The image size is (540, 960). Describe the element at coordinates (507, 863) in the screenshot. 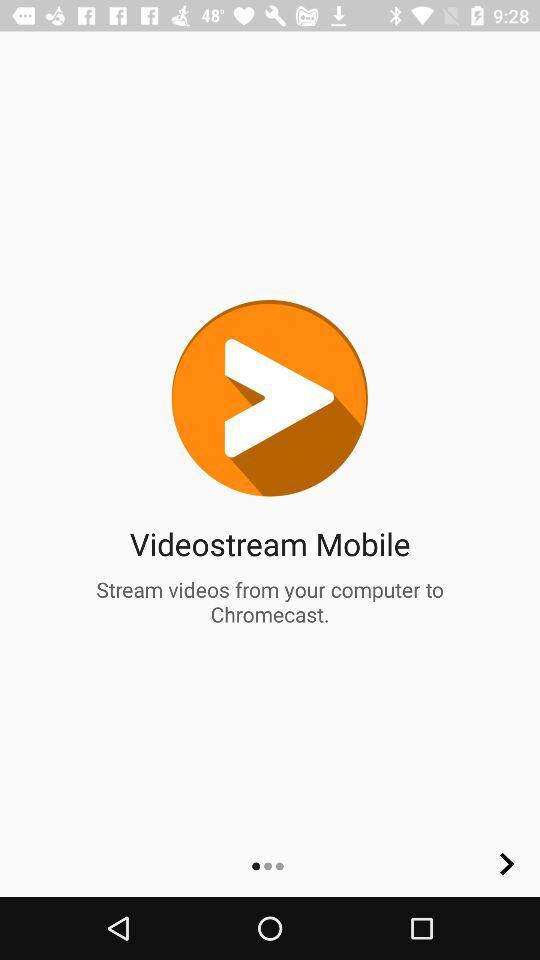

I see `next` at that location.